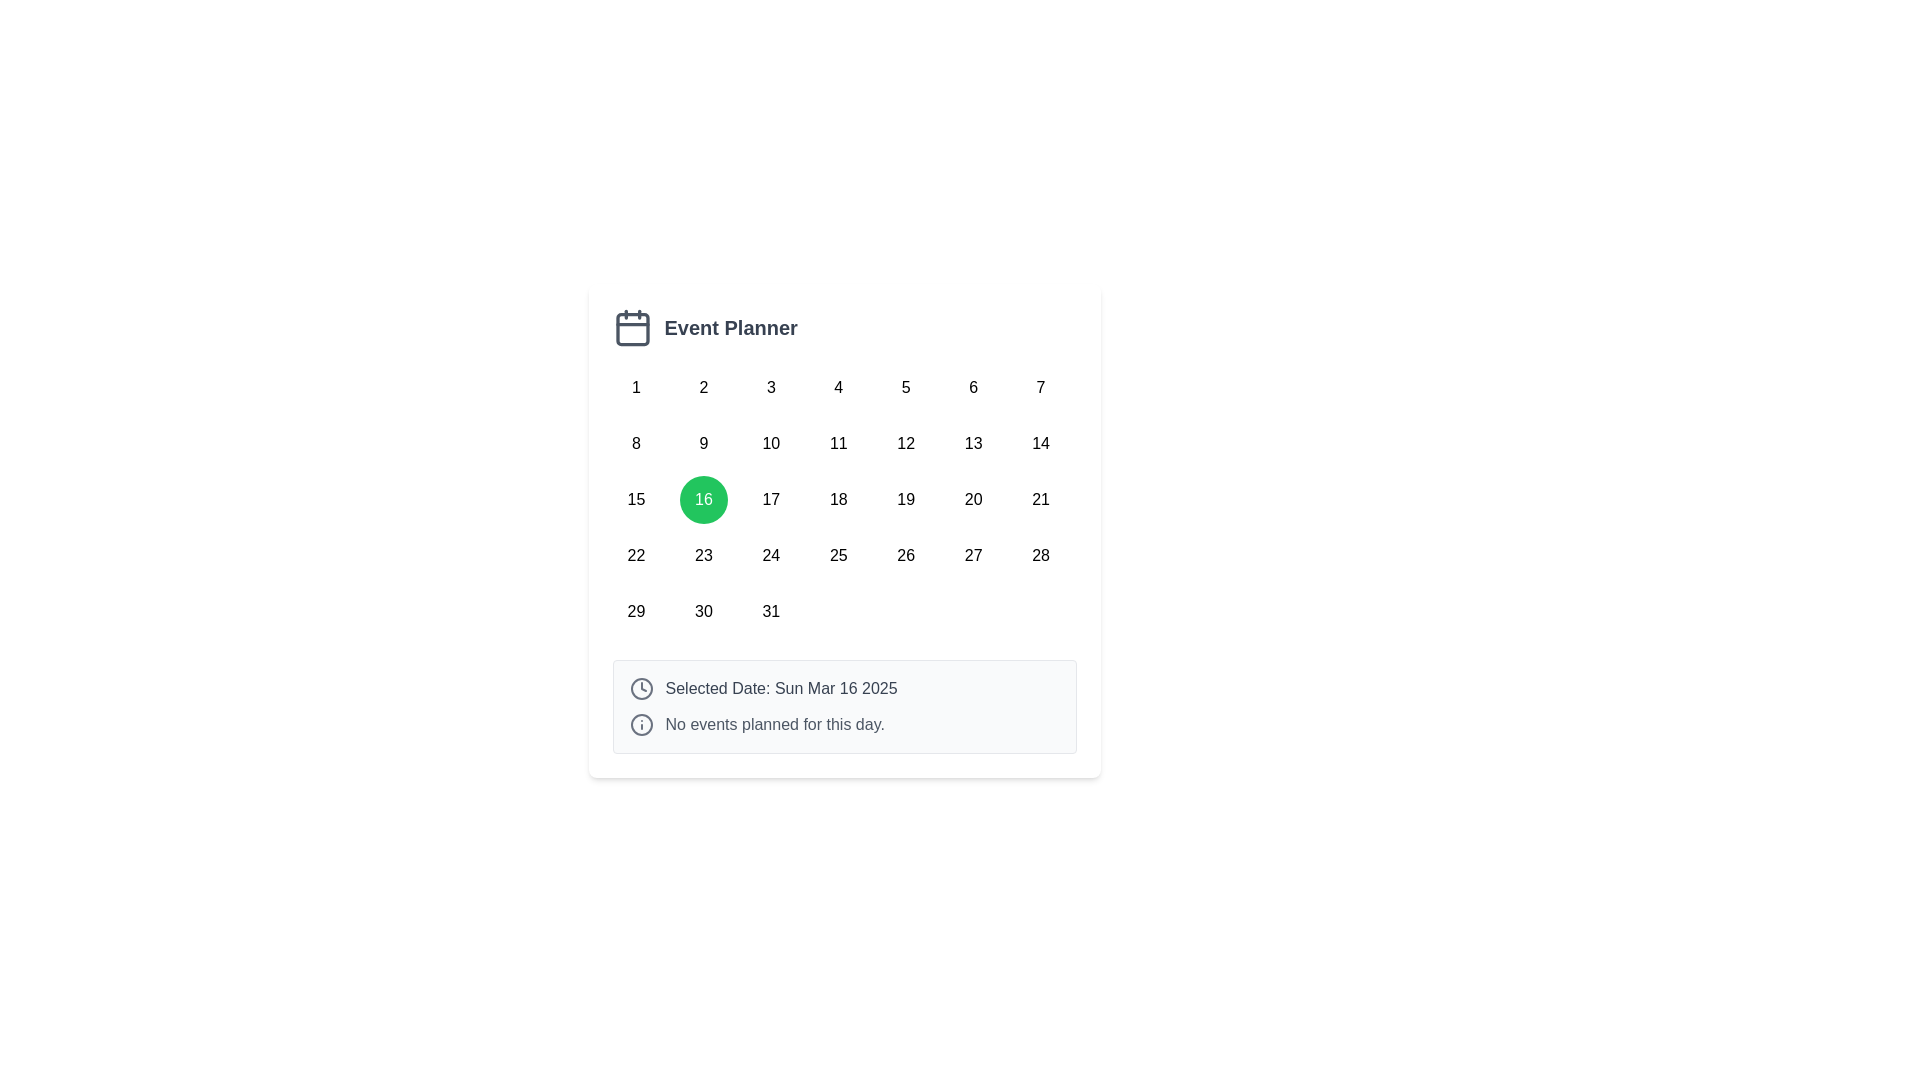 This screenshot has width=1920, height=1080. I want to click on the static text element displaying 'Selected Date: Sun Mar 16 2025', which is styled in medium-weight gray font and located at the bottom of the calendar interface, to the right of a clock icon, so click(780, 688).